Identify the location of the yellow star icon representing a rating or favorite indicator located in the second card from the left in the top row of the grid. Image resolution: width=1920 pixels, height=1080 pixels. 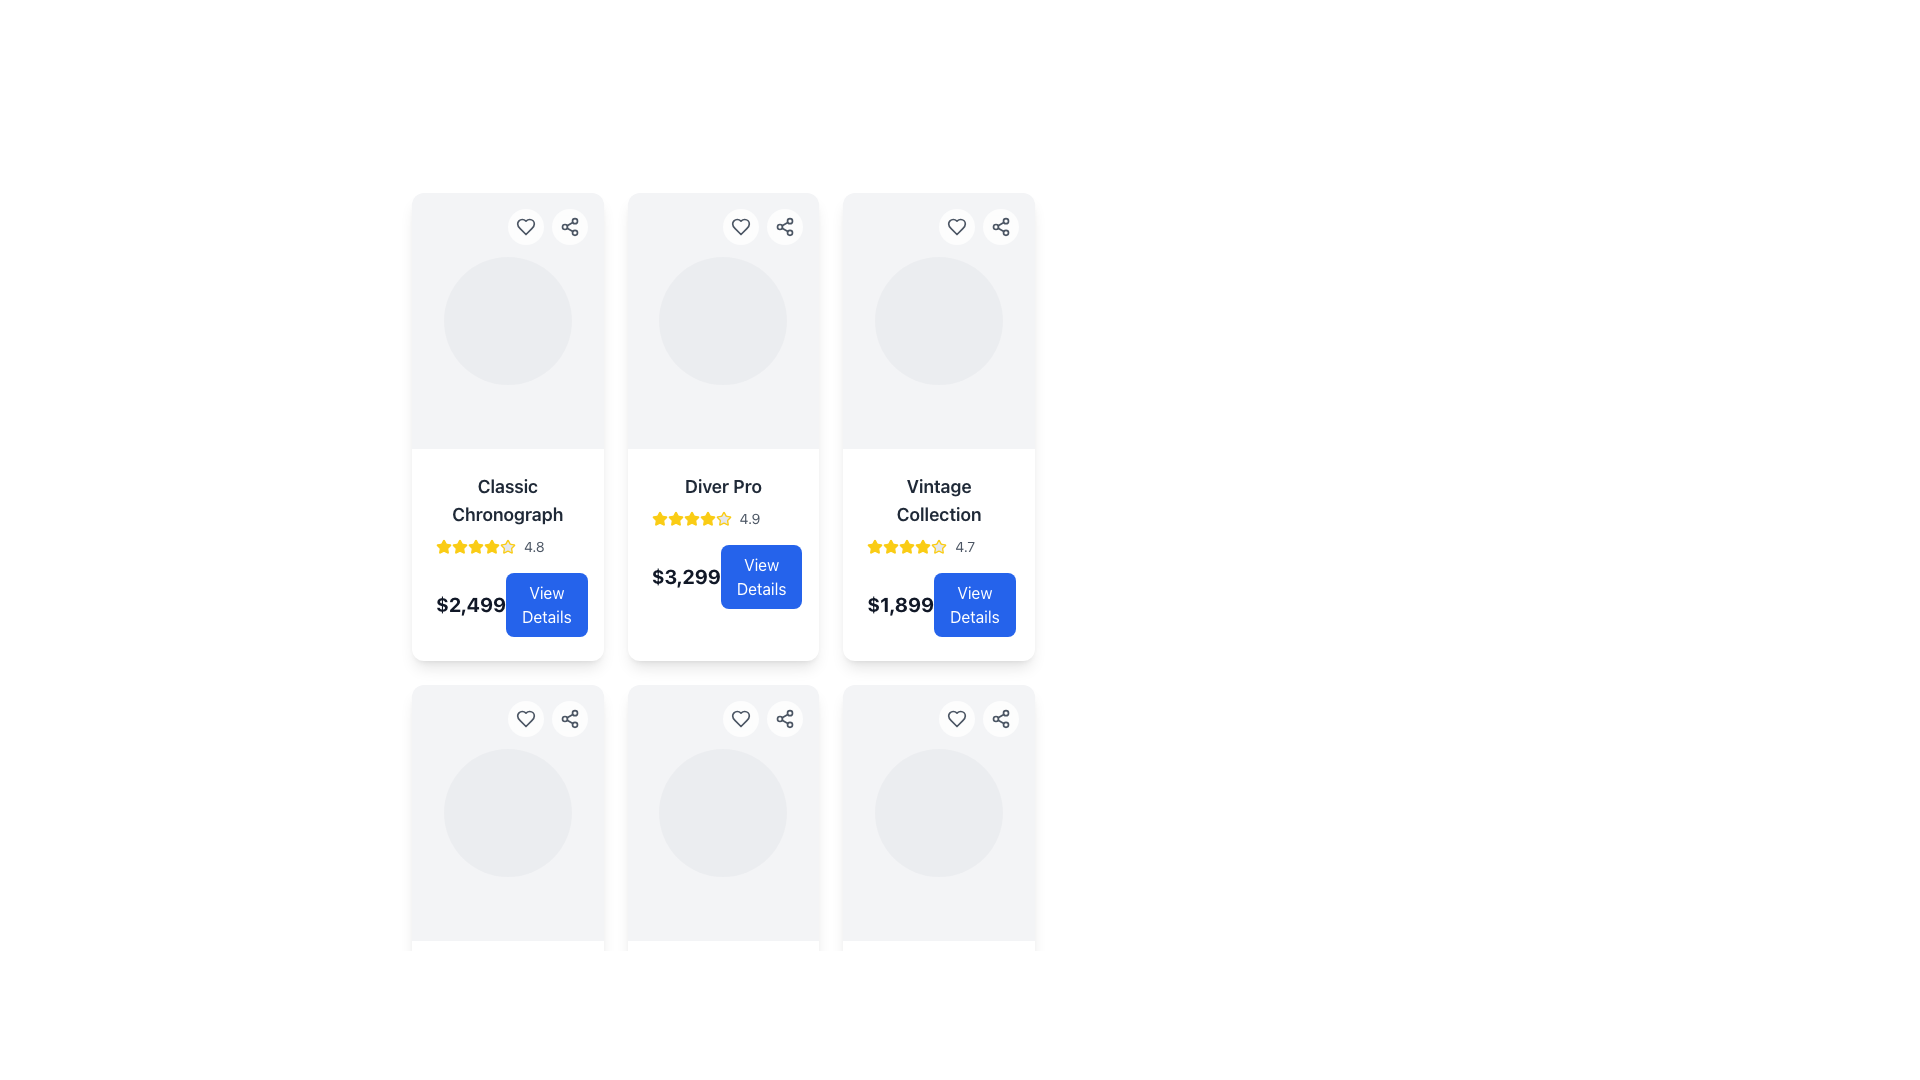
(691, 517).